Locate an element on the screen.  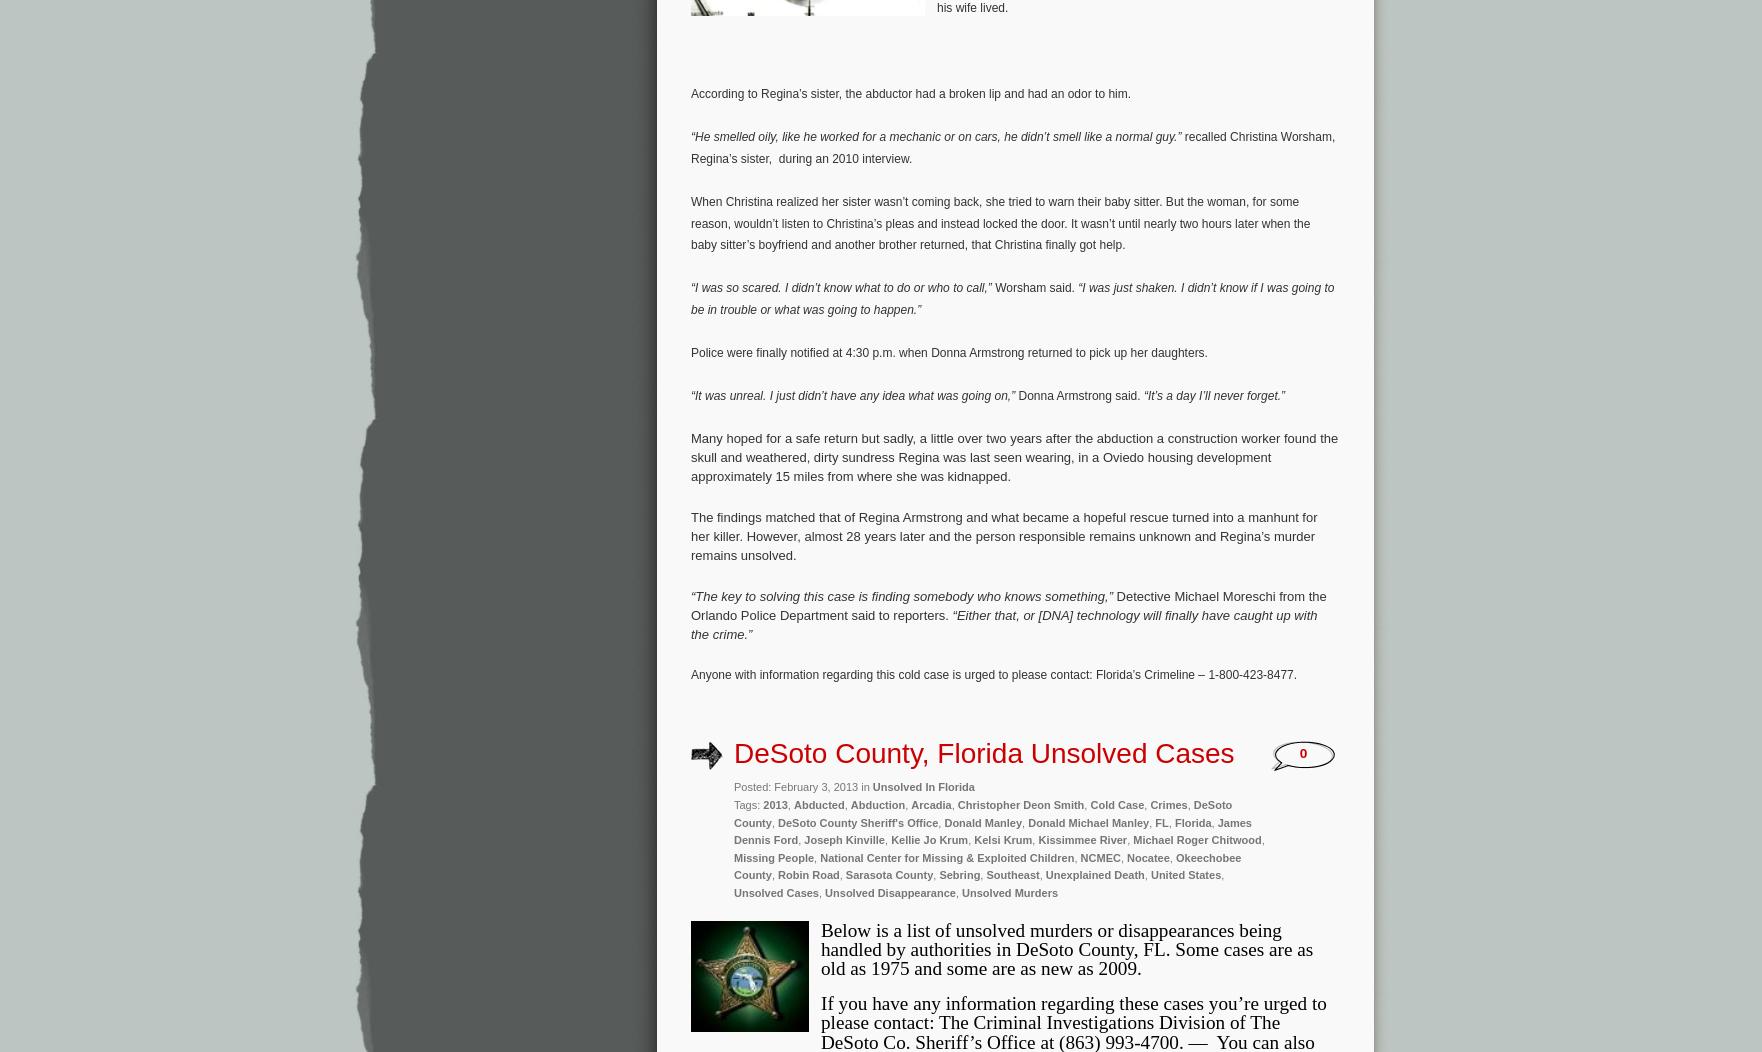
'Unsolved Cases' is located at coordinates (774, 891).